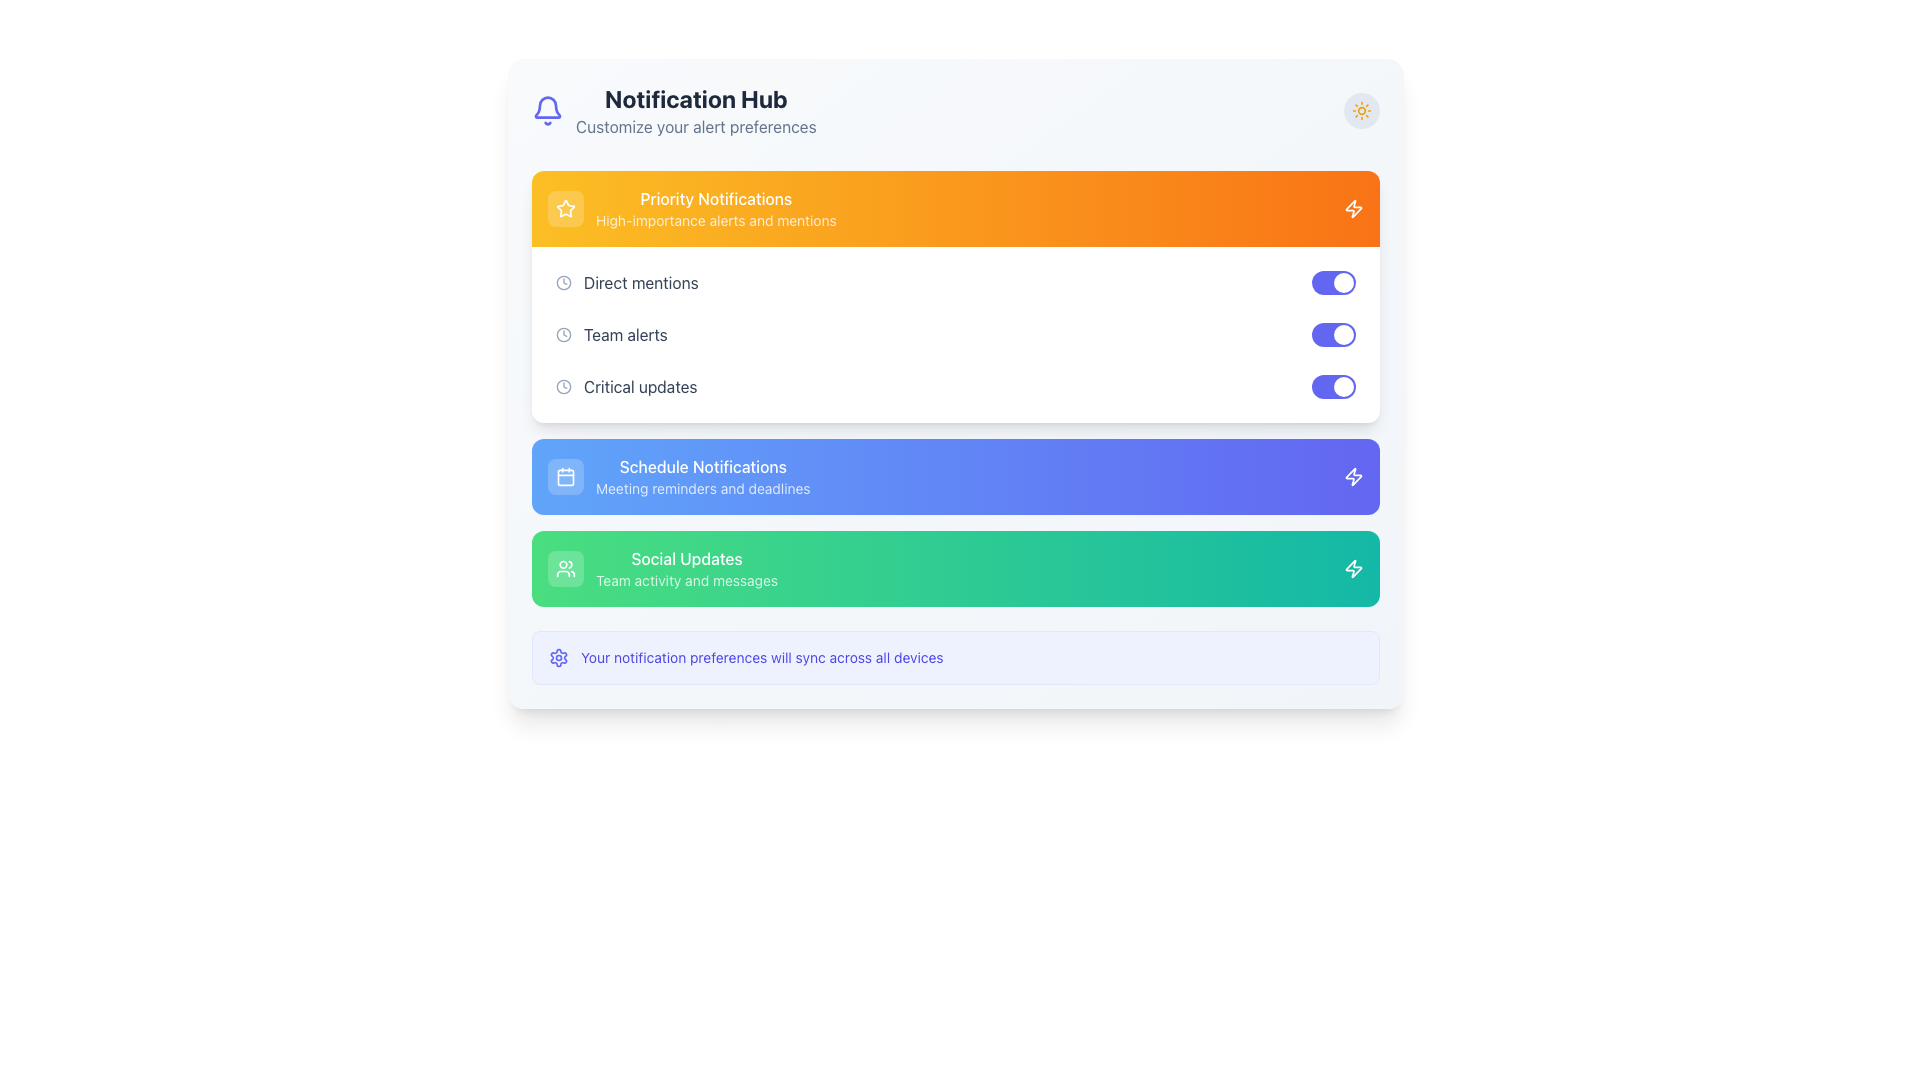 This screenshot has height=1080, width=1920. I want to click on the 'Notification Hub' header text, which is displayed in a large, bold font at the top of the section, above the subtitle 'Customize your alert preferences', so click(696, 99).